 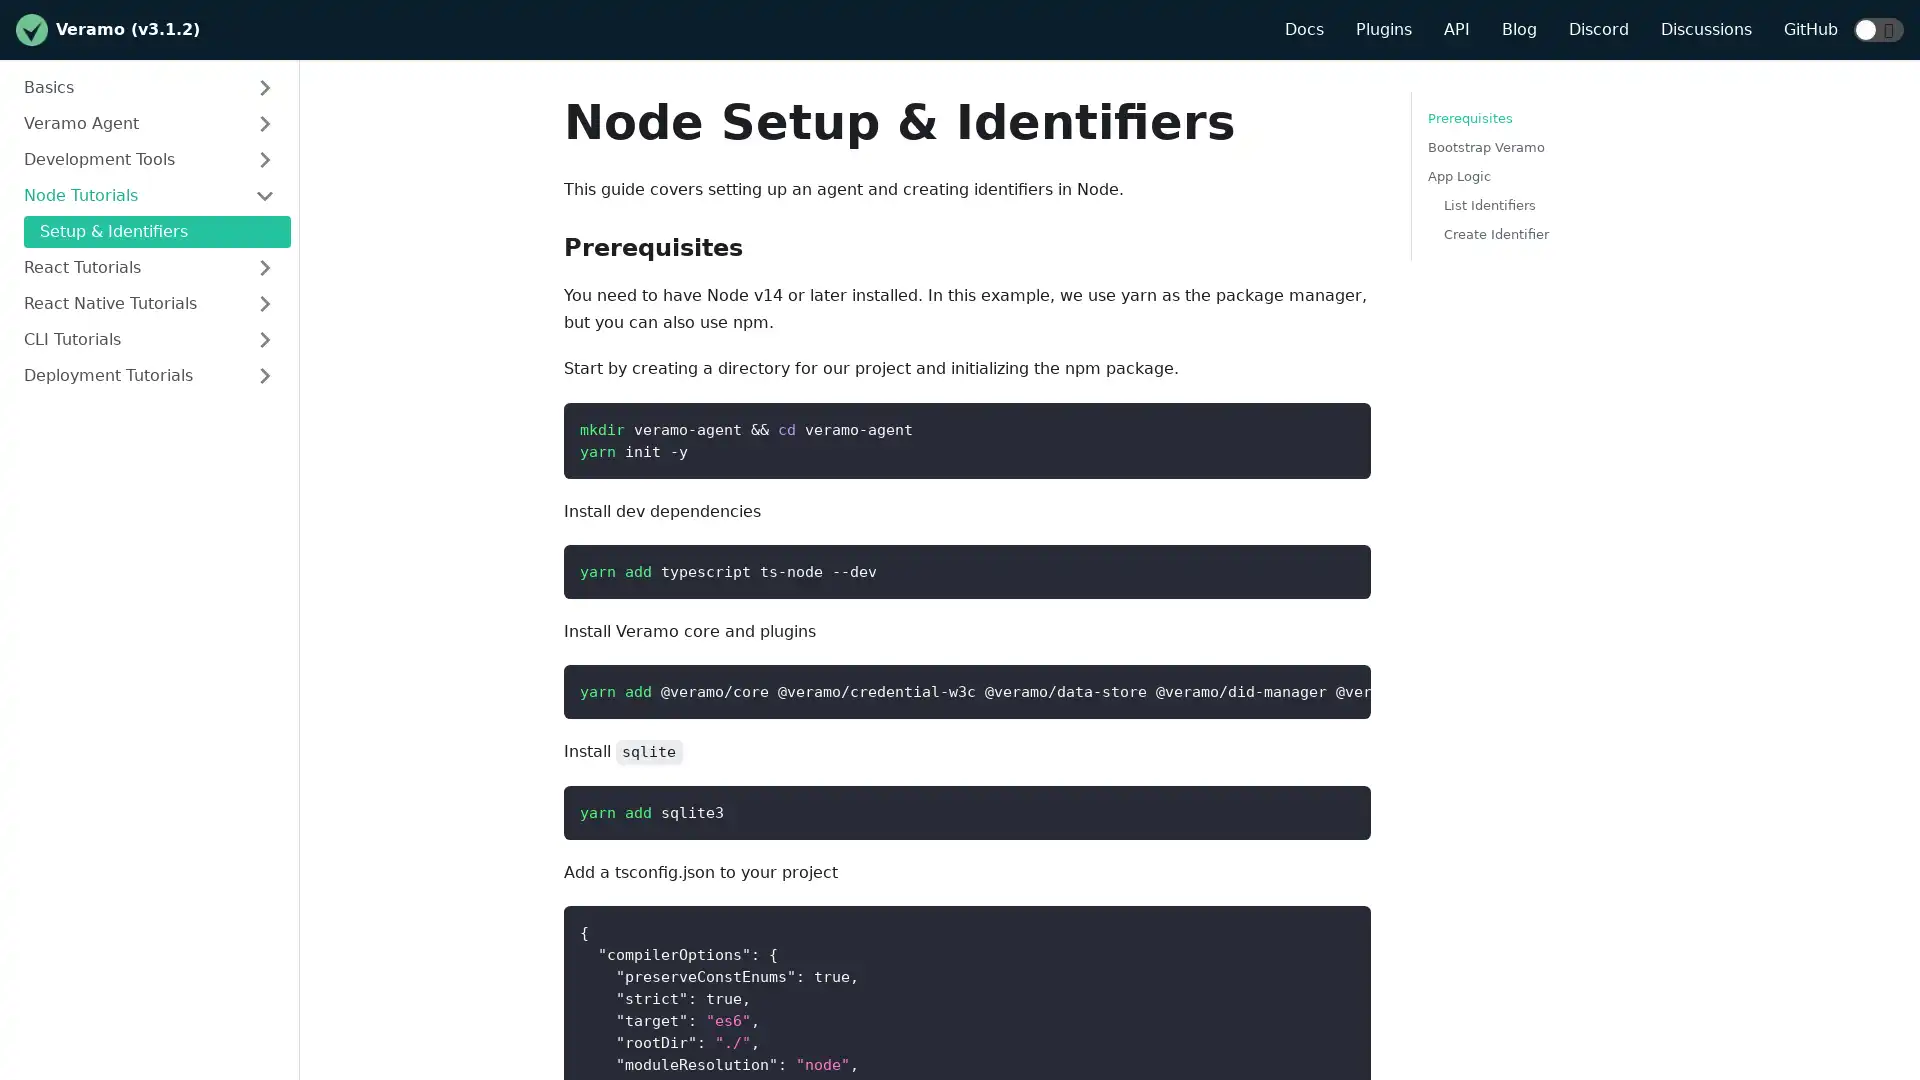 What do you see at coordinates (1338, 805) in the screenshot?
I see `Copy code to clipboard` at bounding box center [1338, 805].